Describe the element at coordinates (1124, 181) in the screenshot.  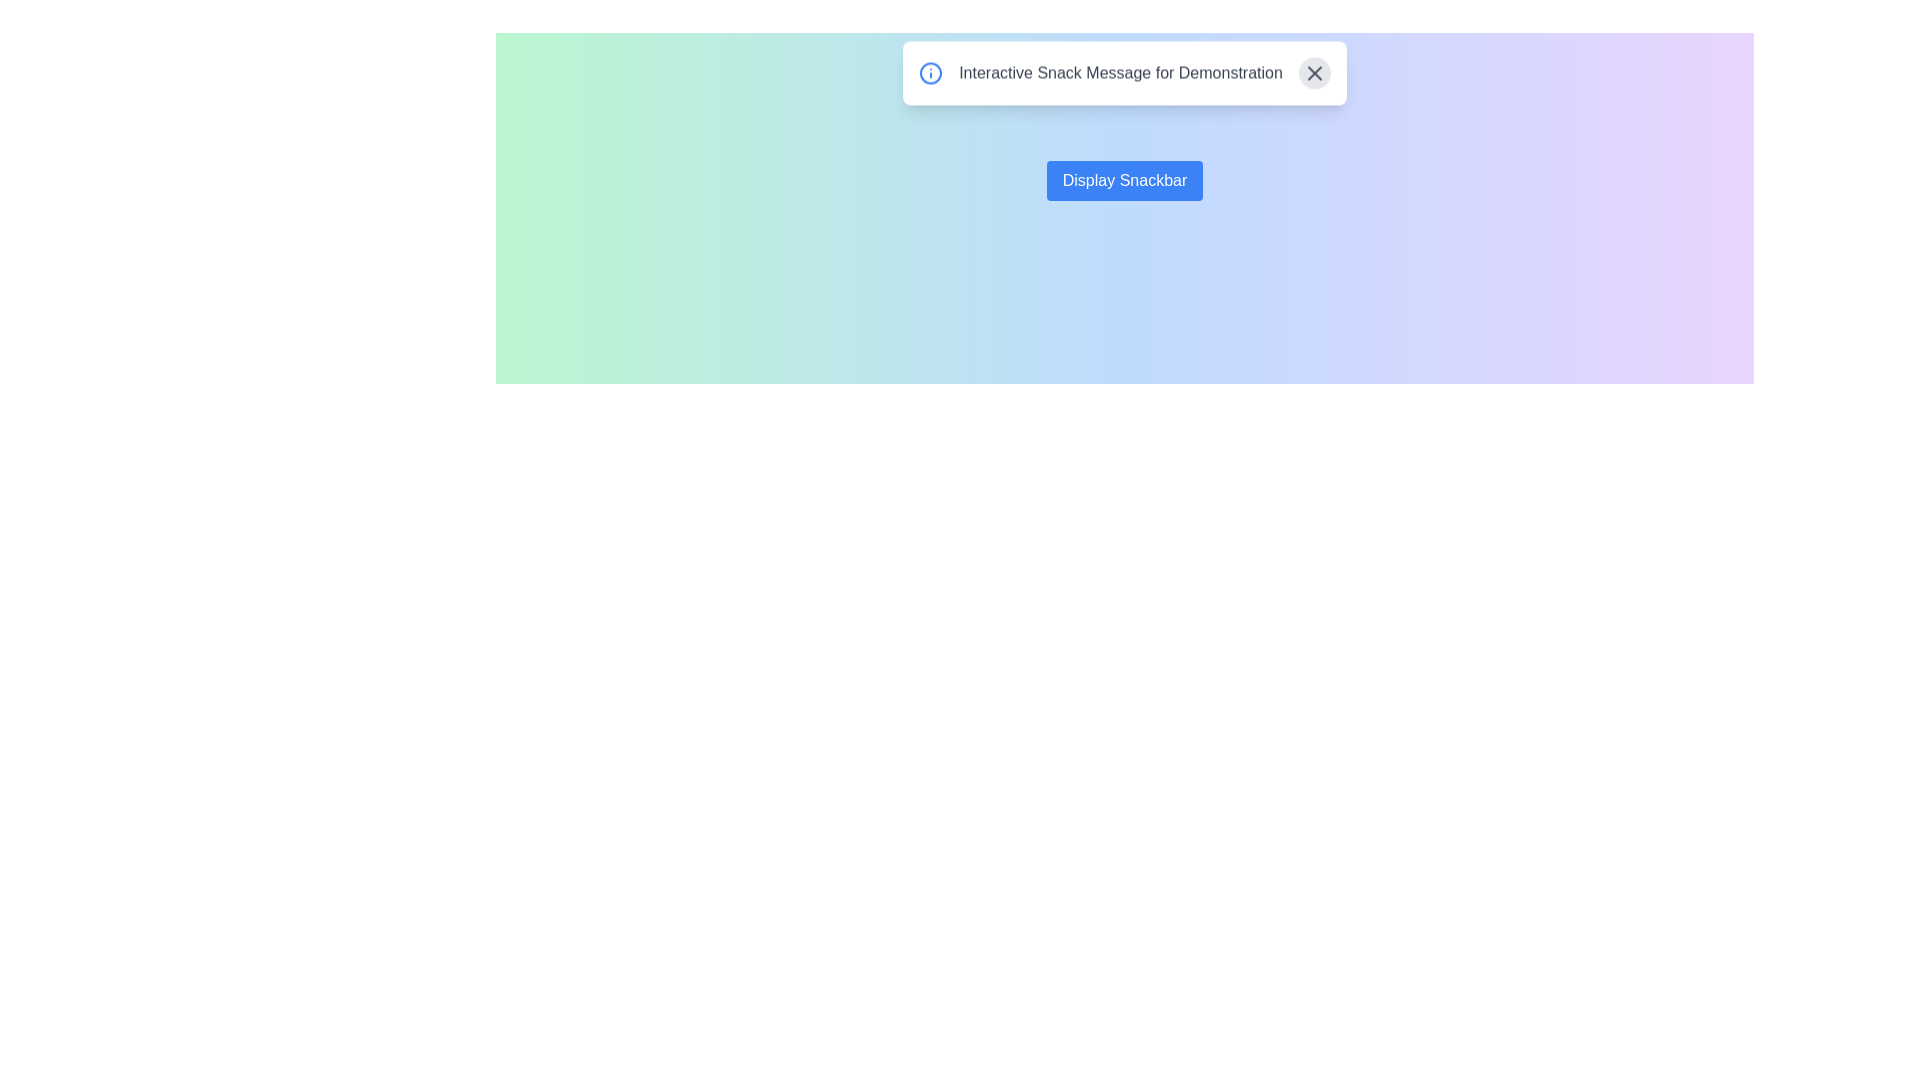
I see `the blue button labeled 'Display Snackbar' that is positioned below the notification bar` at that location.